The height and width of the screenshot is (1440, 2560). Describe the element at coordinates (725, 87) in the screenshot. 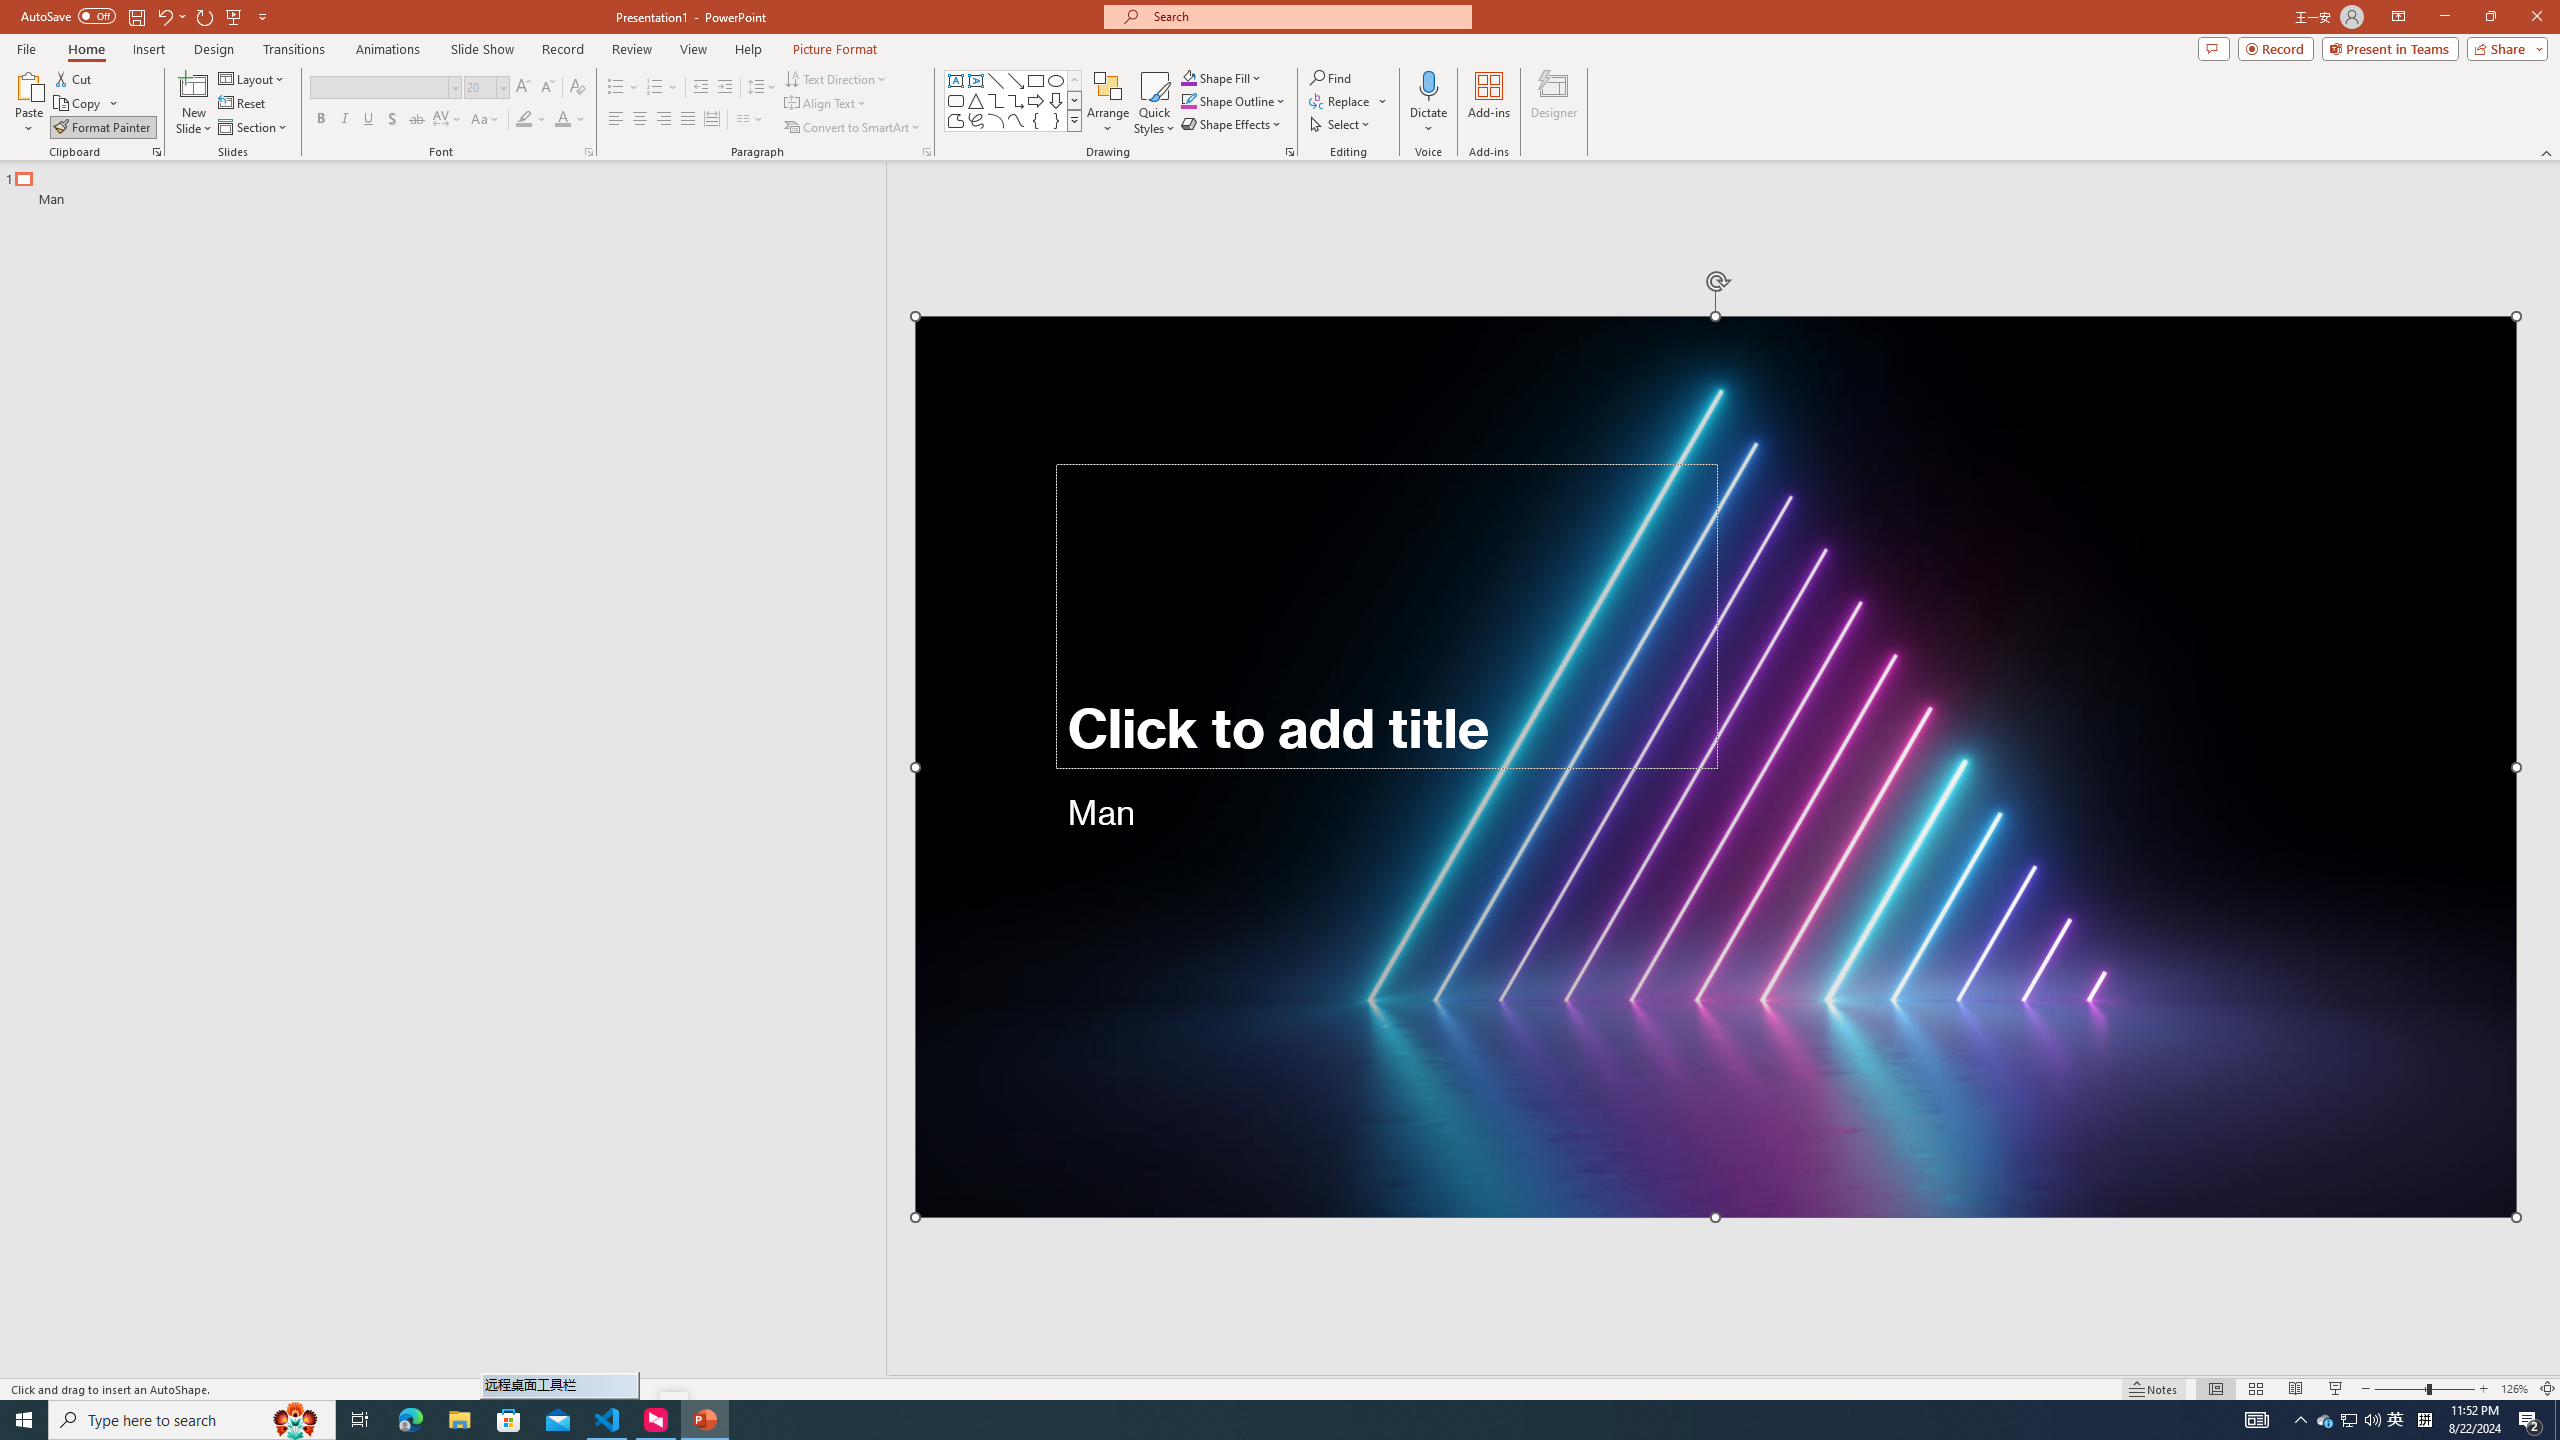

I see `'Increase Indent'` at that location.